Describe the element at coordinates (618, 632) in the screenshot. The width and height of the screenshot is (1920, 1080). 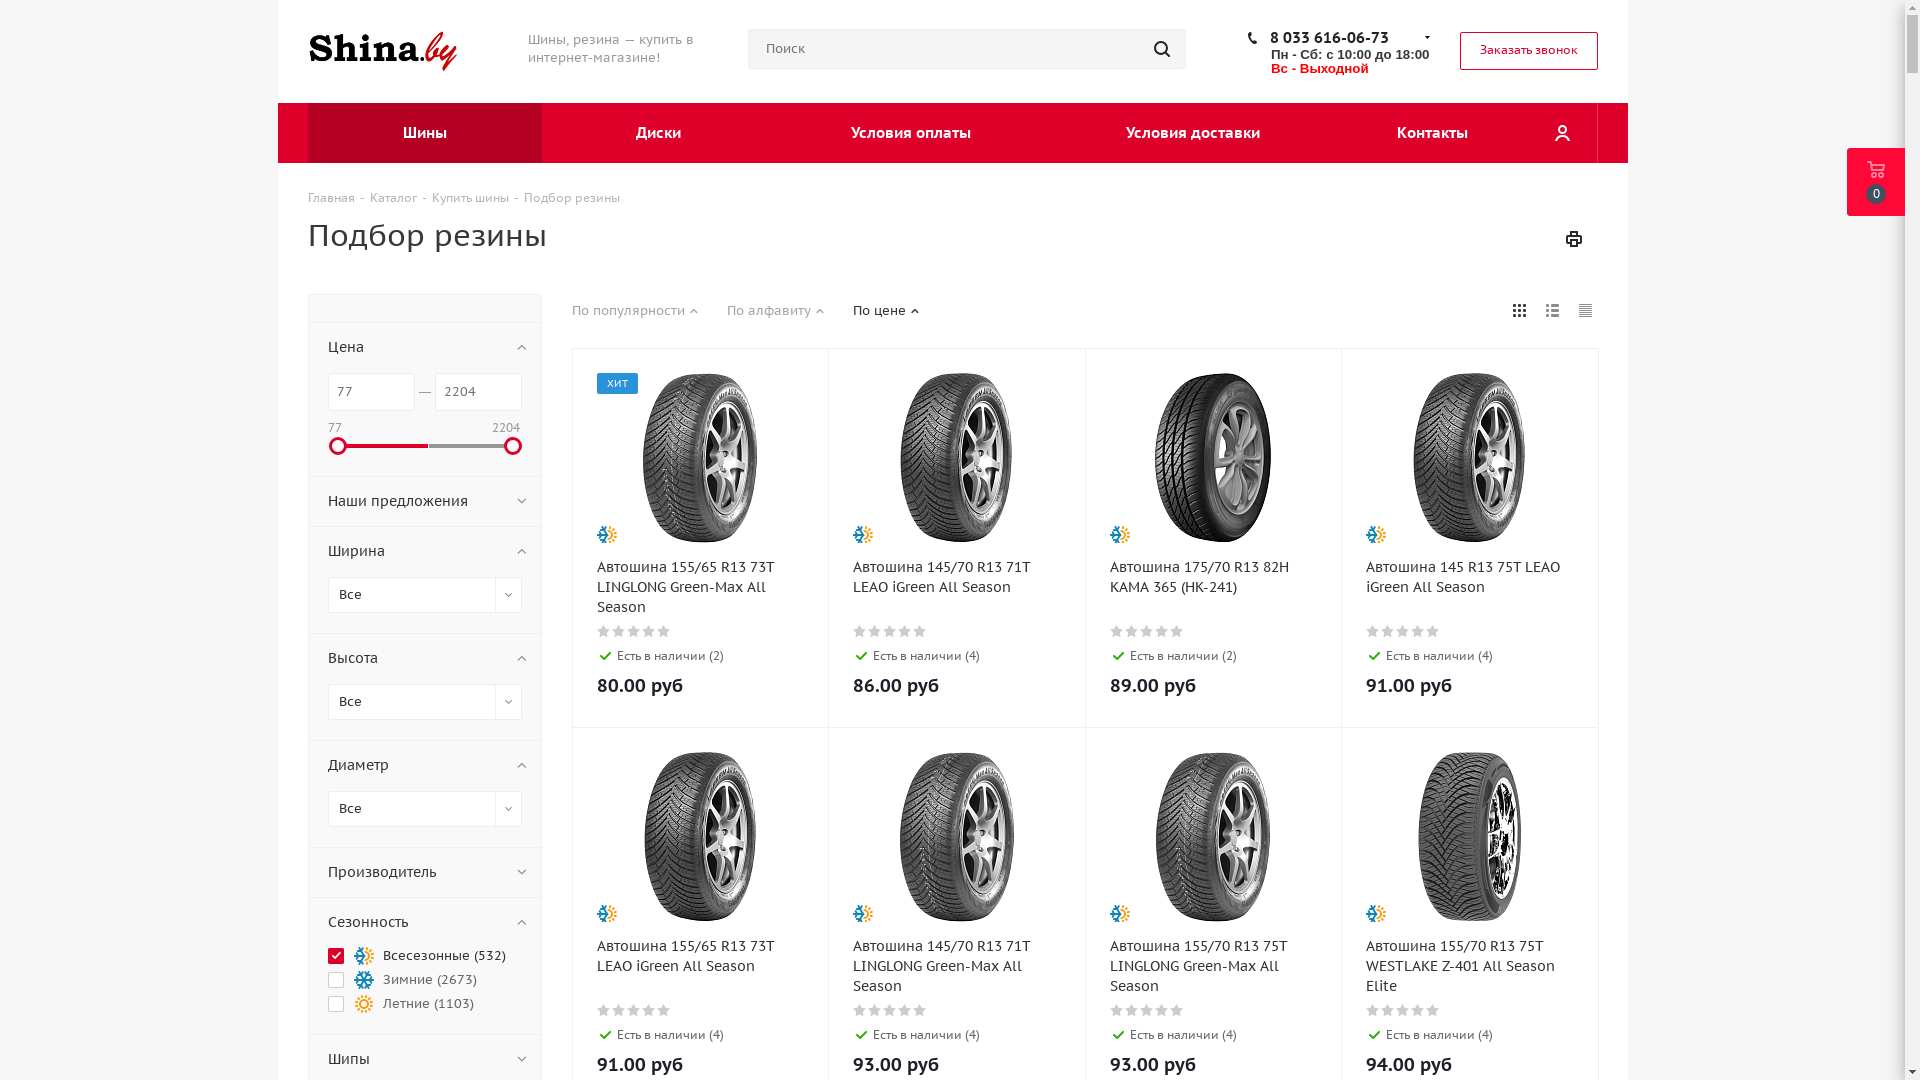
I see `'2'` at that location.